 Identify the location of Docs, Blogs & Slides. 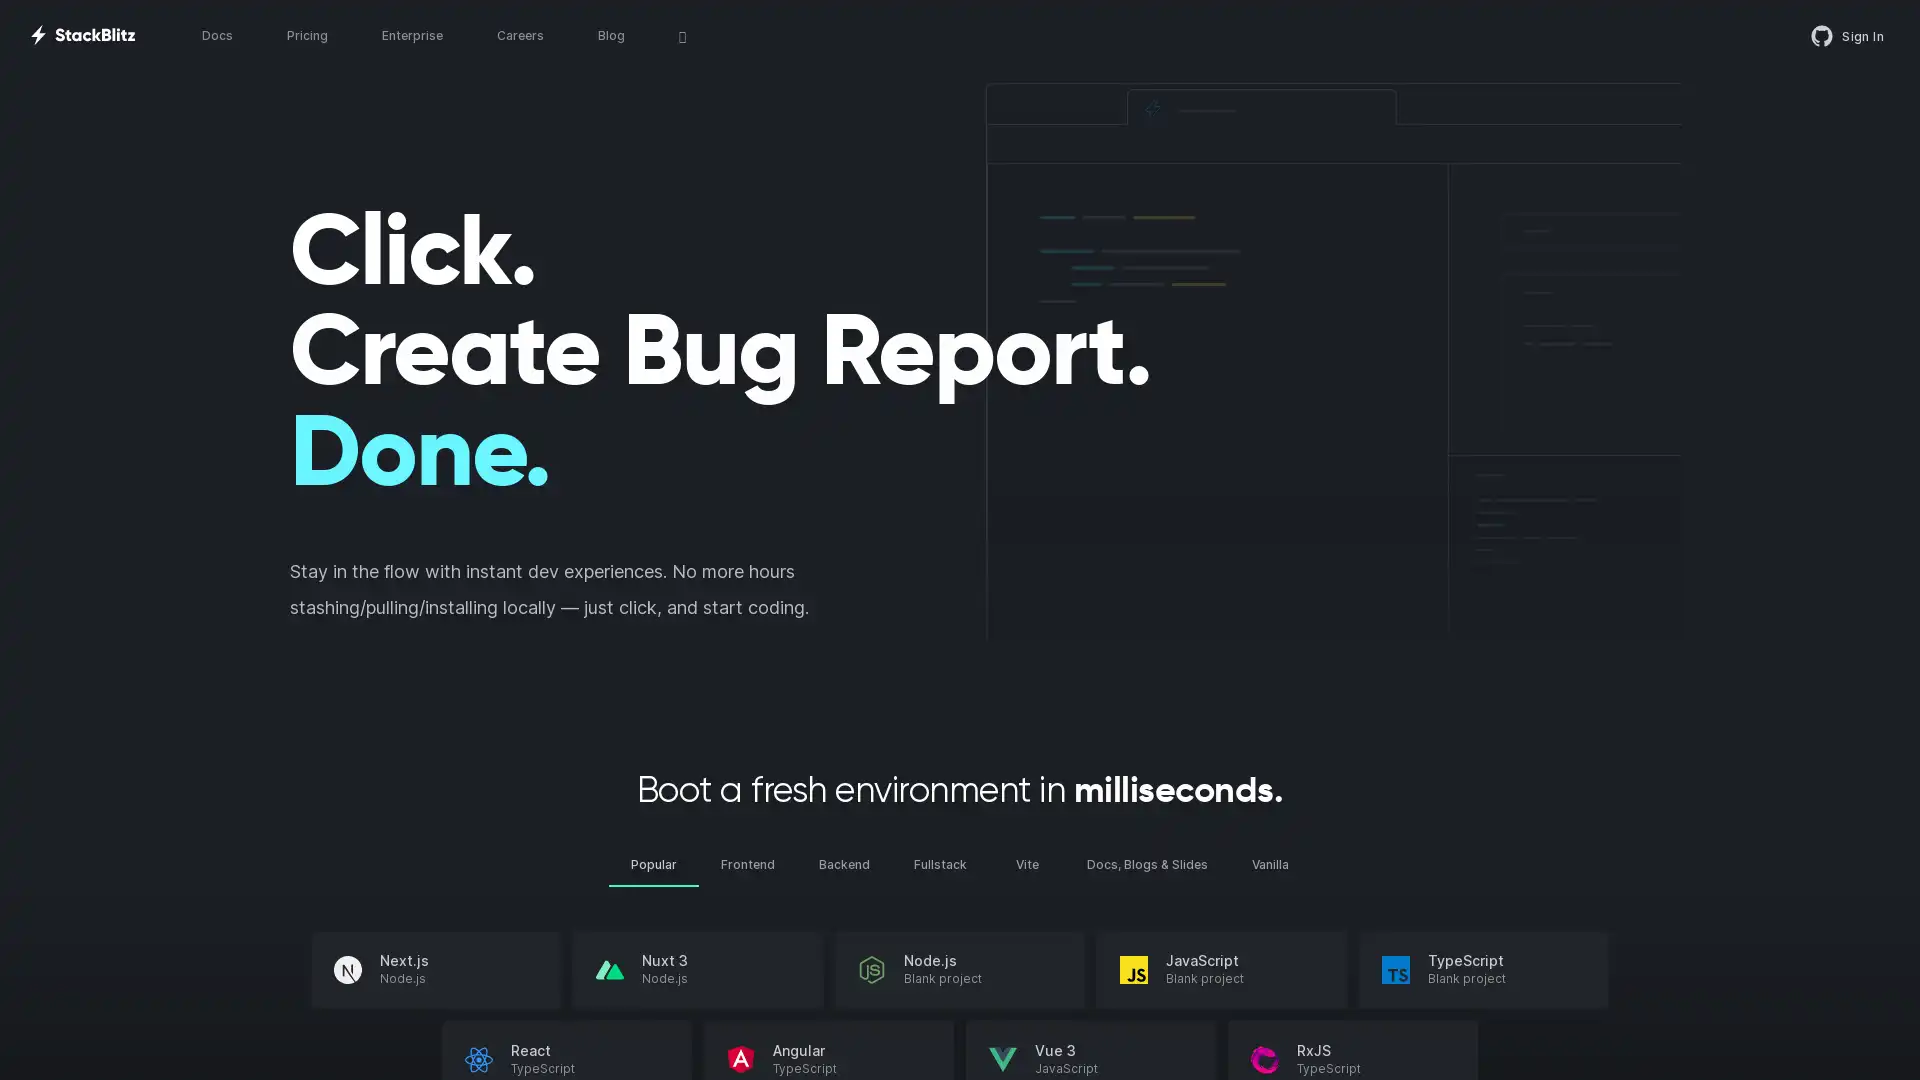
(1147, 863).